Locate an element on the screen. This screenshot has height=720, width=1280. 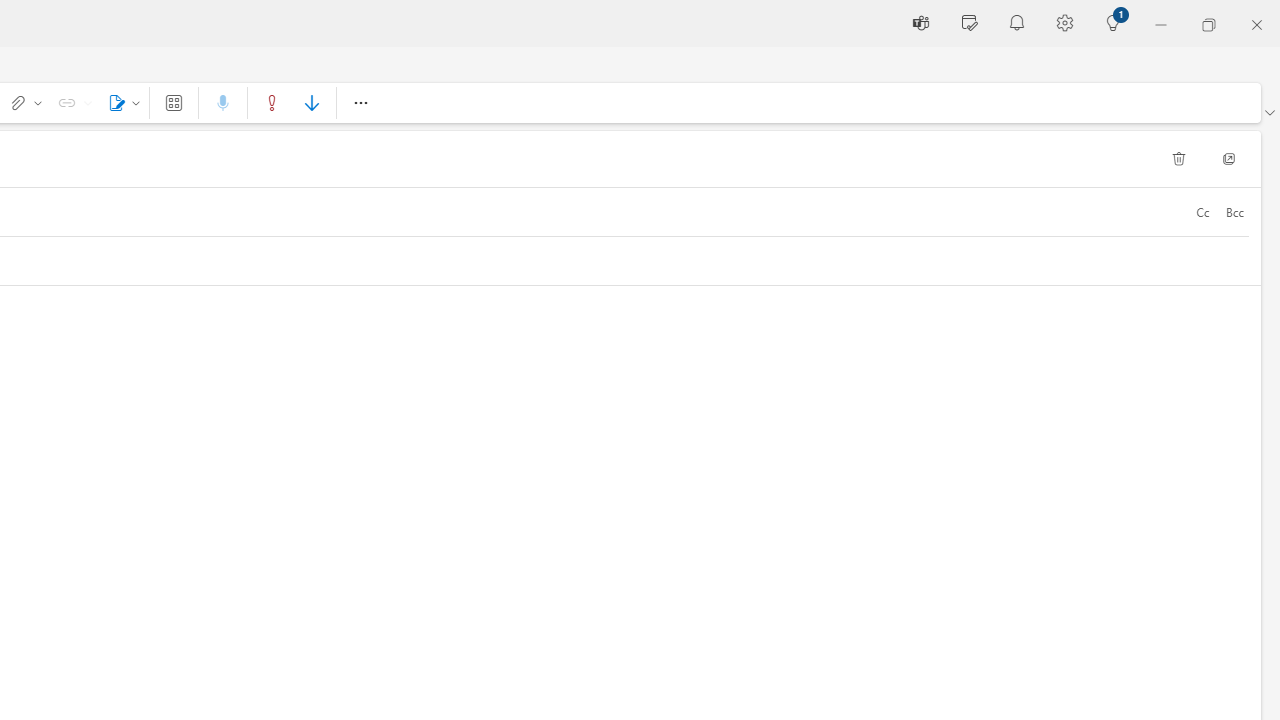
'More options' is located at coordinates (360, 102).